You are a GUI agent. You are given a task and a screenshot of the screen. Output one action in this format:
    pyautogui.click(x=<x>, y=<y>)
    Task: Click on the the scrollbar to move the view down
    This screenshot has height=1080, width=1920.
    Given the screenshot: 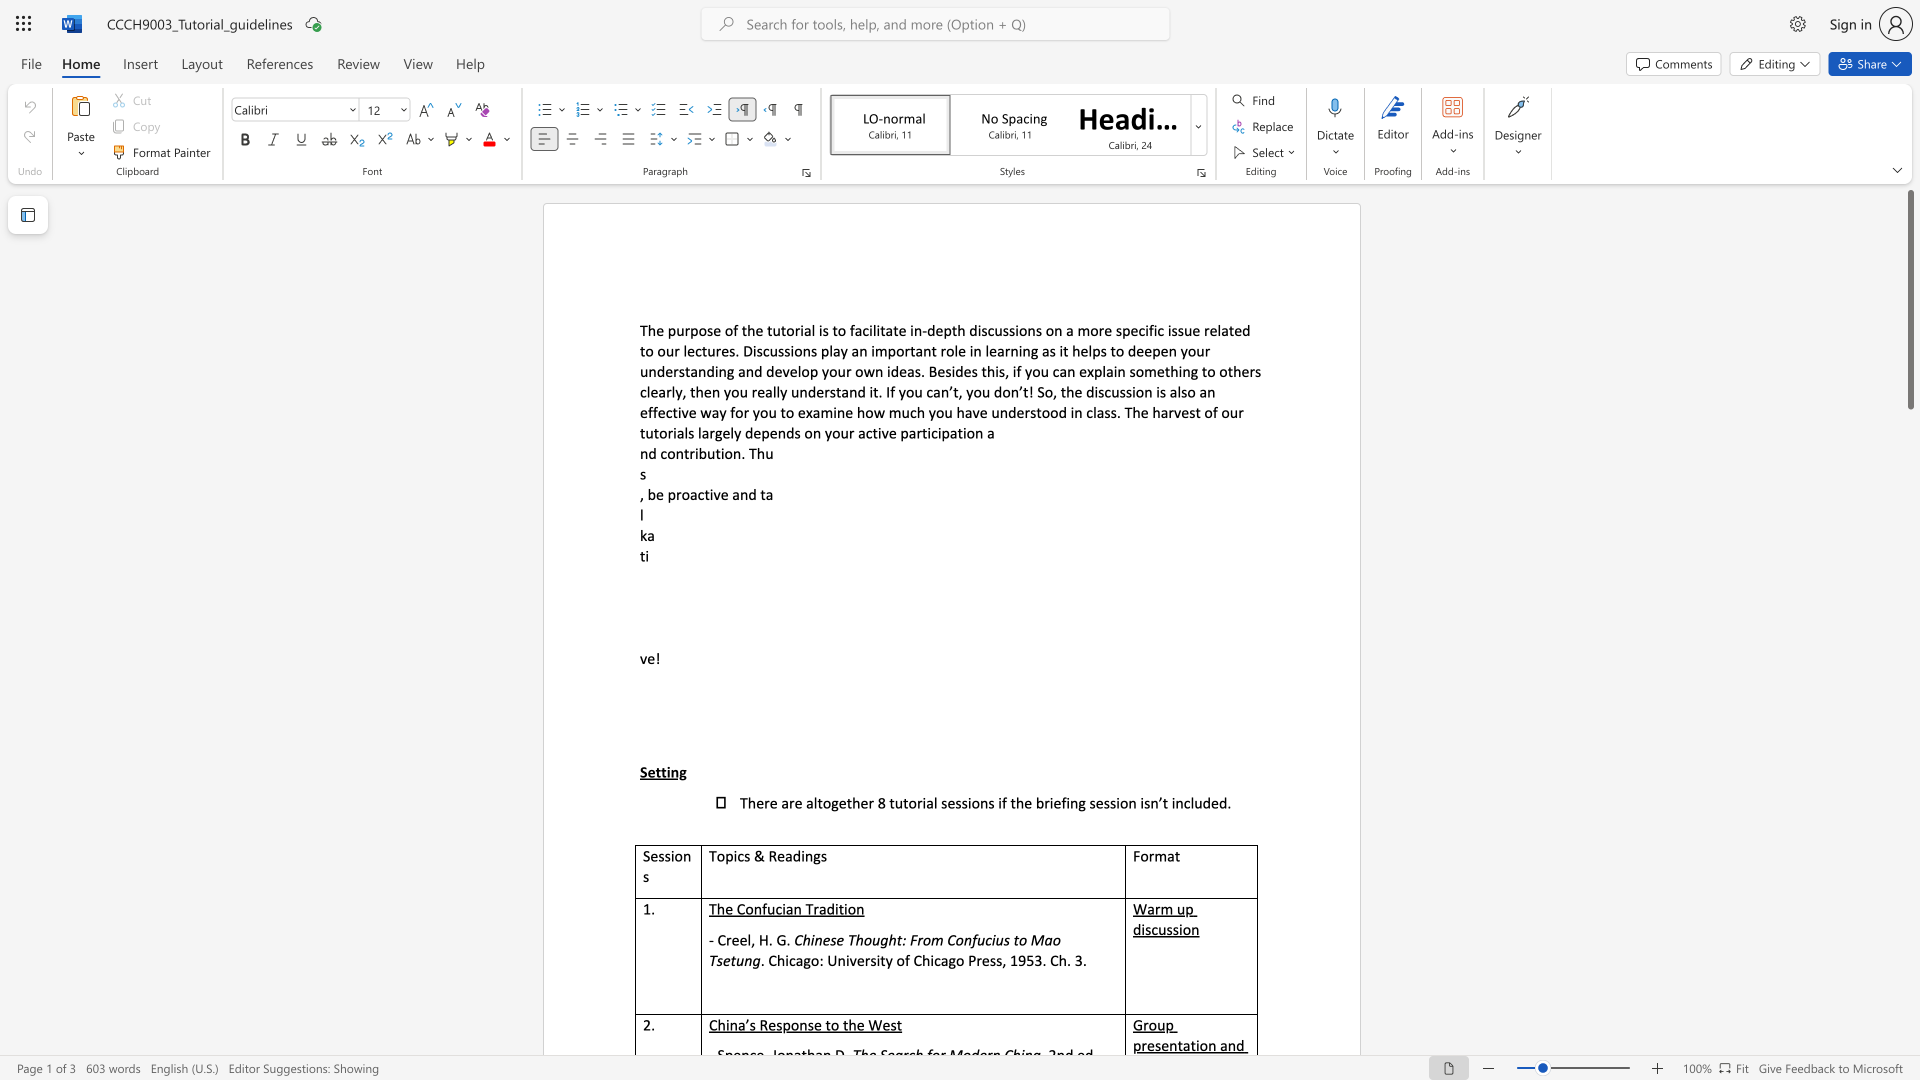 What is the action you would take?
    pyautogui.click(x=1909, y=489)
    